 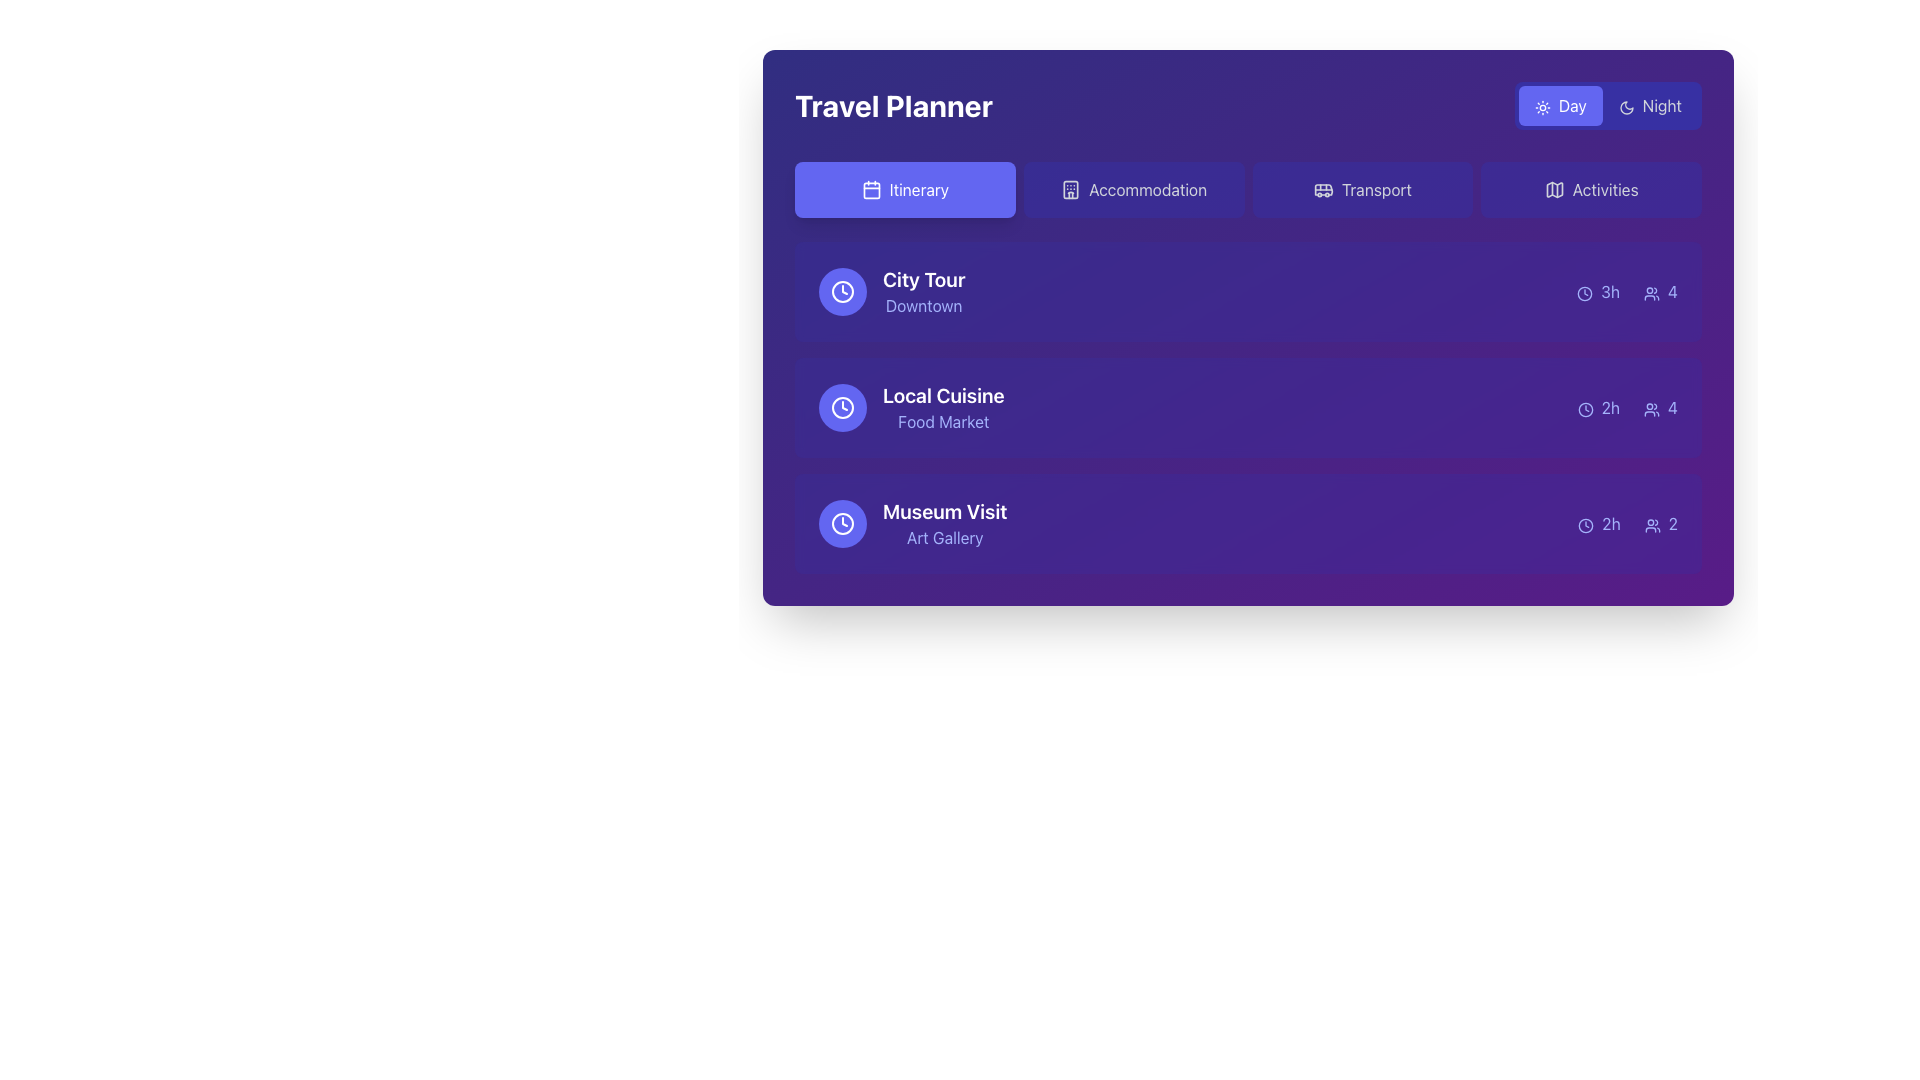 I want to click on the Accommodation icon, which is a purple SVG icon of a building with windows, located in the second navigation option of the main menu, so click(x=1069, y=189).